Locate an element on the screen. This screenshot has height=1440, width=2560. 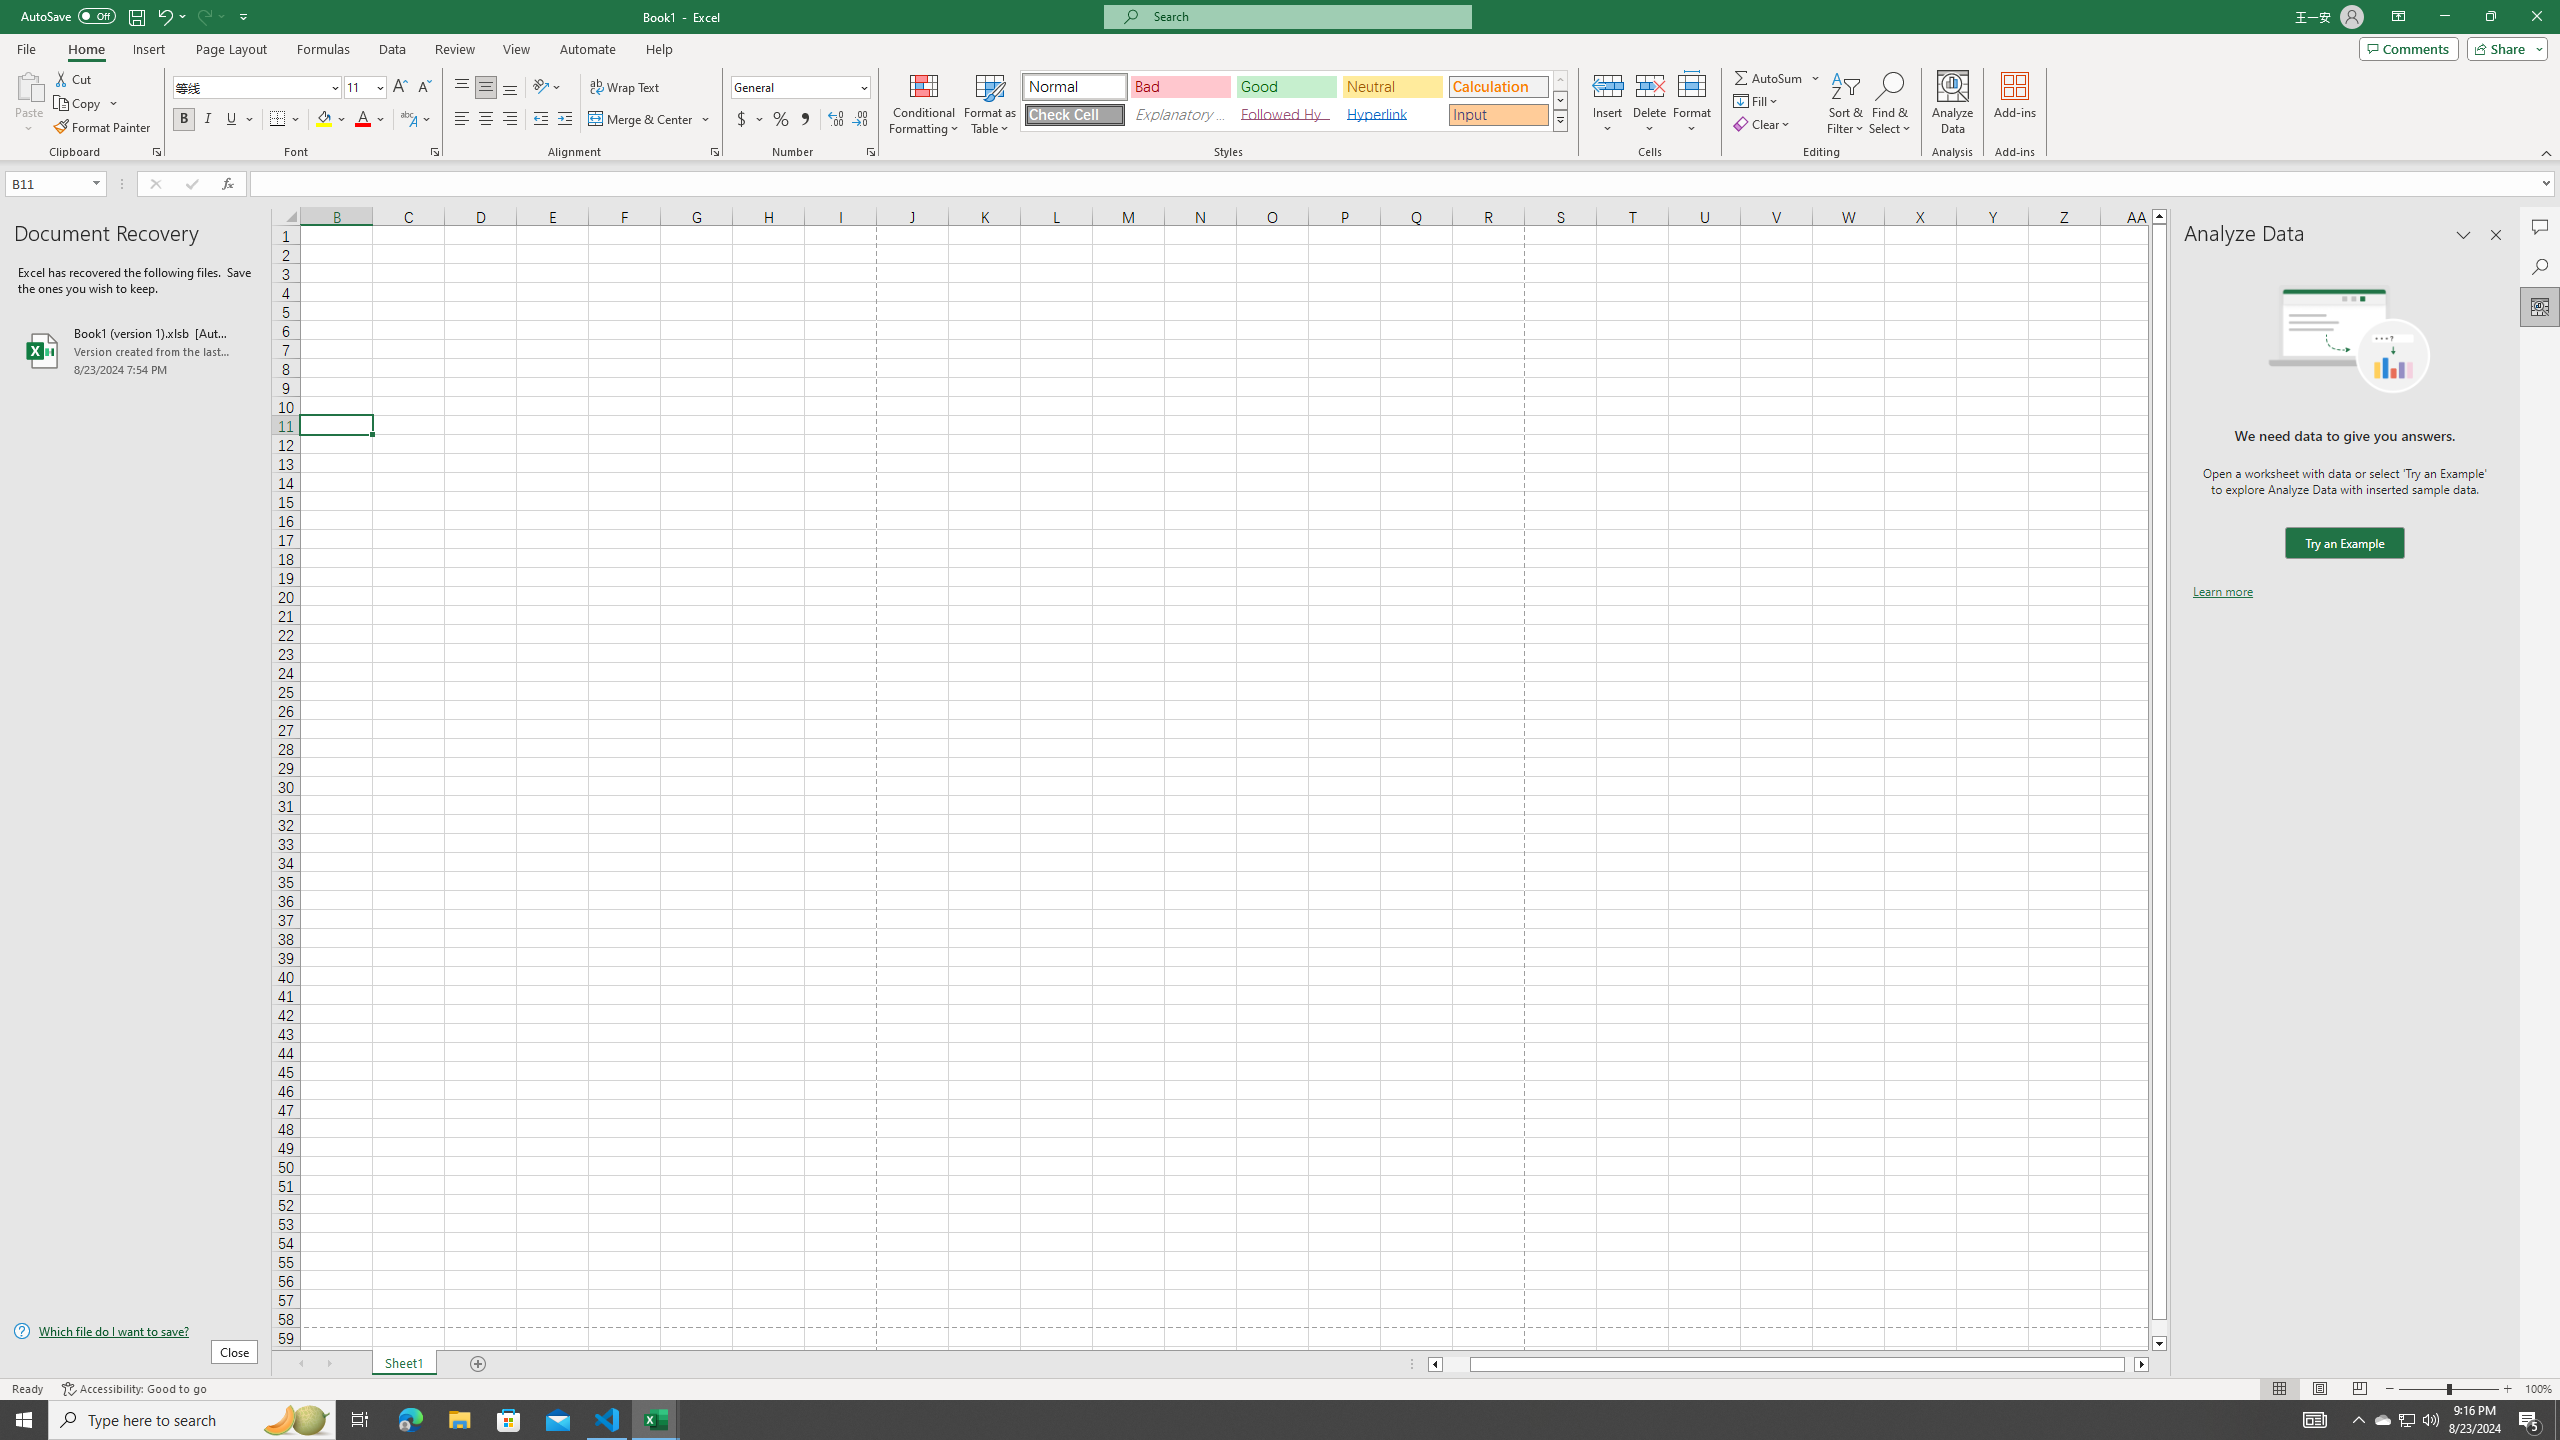
'Format Cell Alignment' is located at coordinates (713, 150).